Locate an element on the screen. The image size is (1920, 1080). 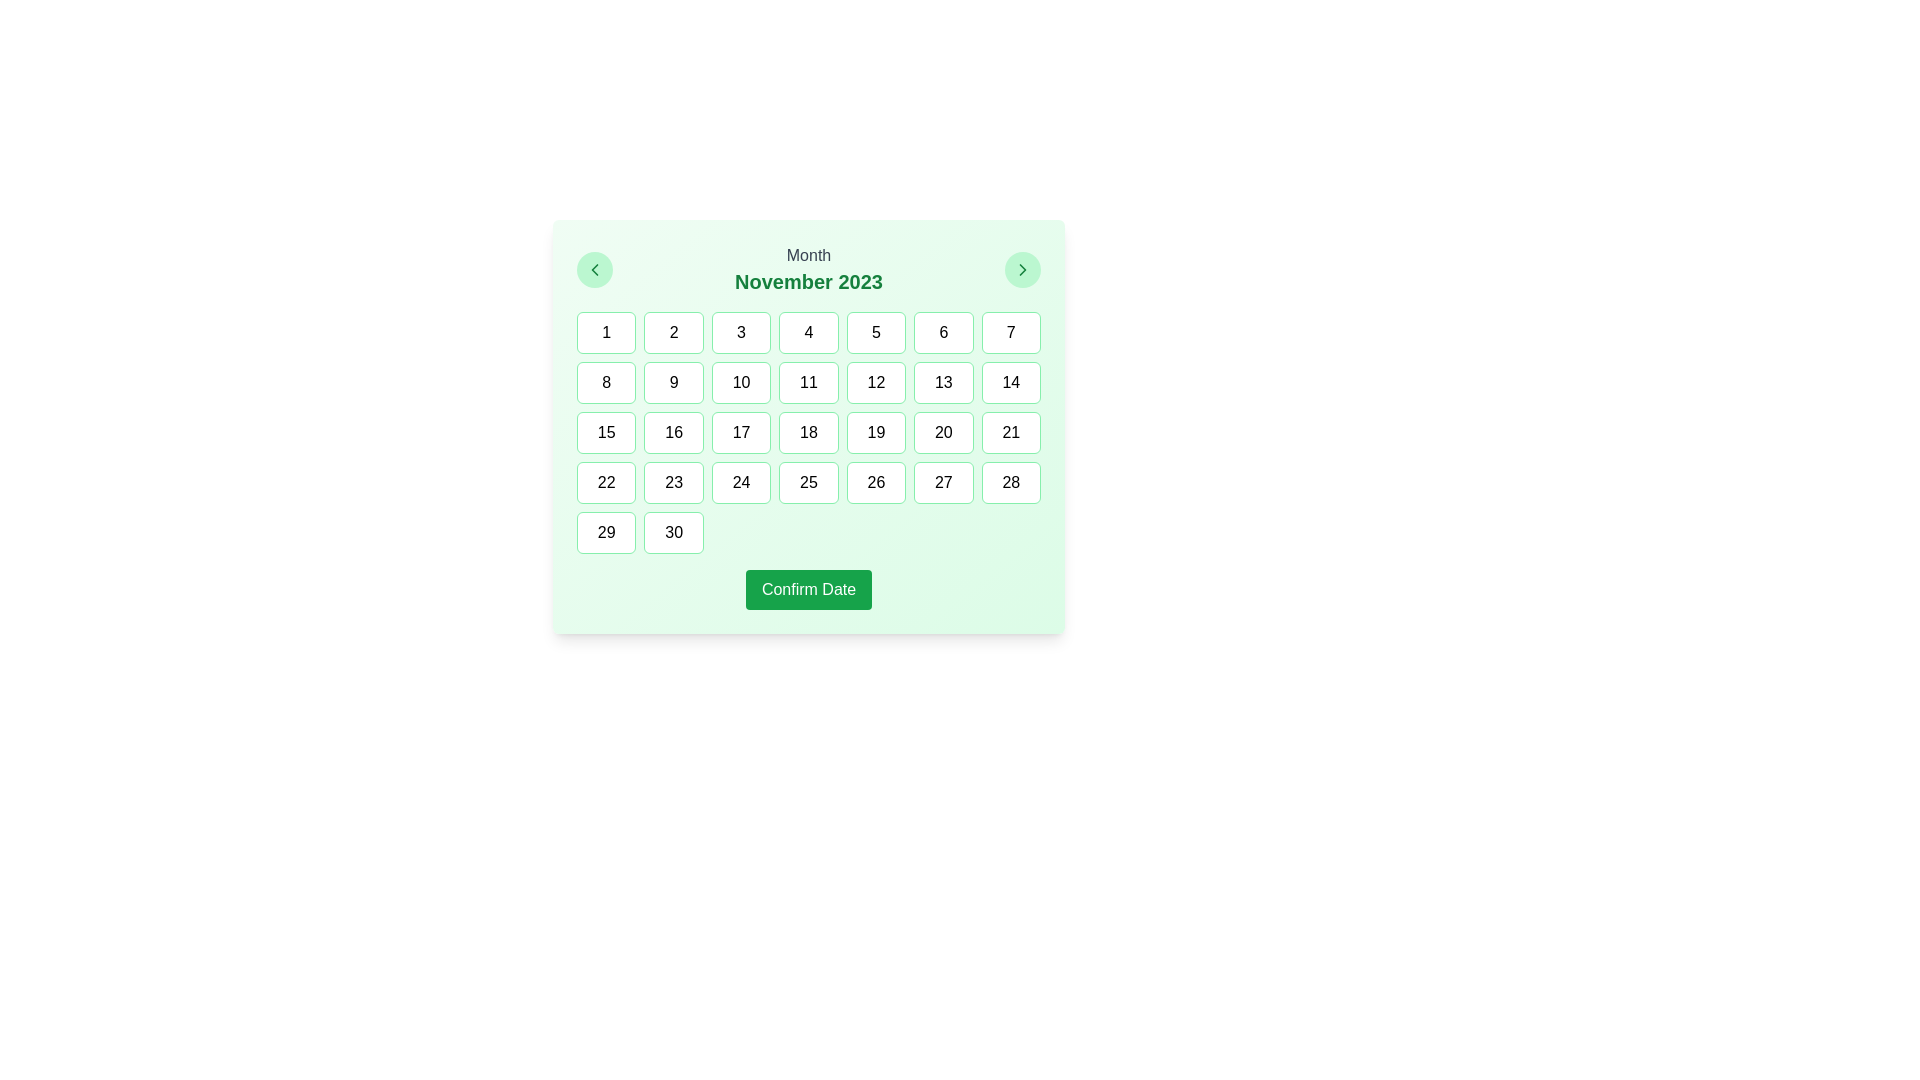
the date button labeled '18' which is styled with a white background and green border in the calendar grid layout is located at coordinates (808, 431).